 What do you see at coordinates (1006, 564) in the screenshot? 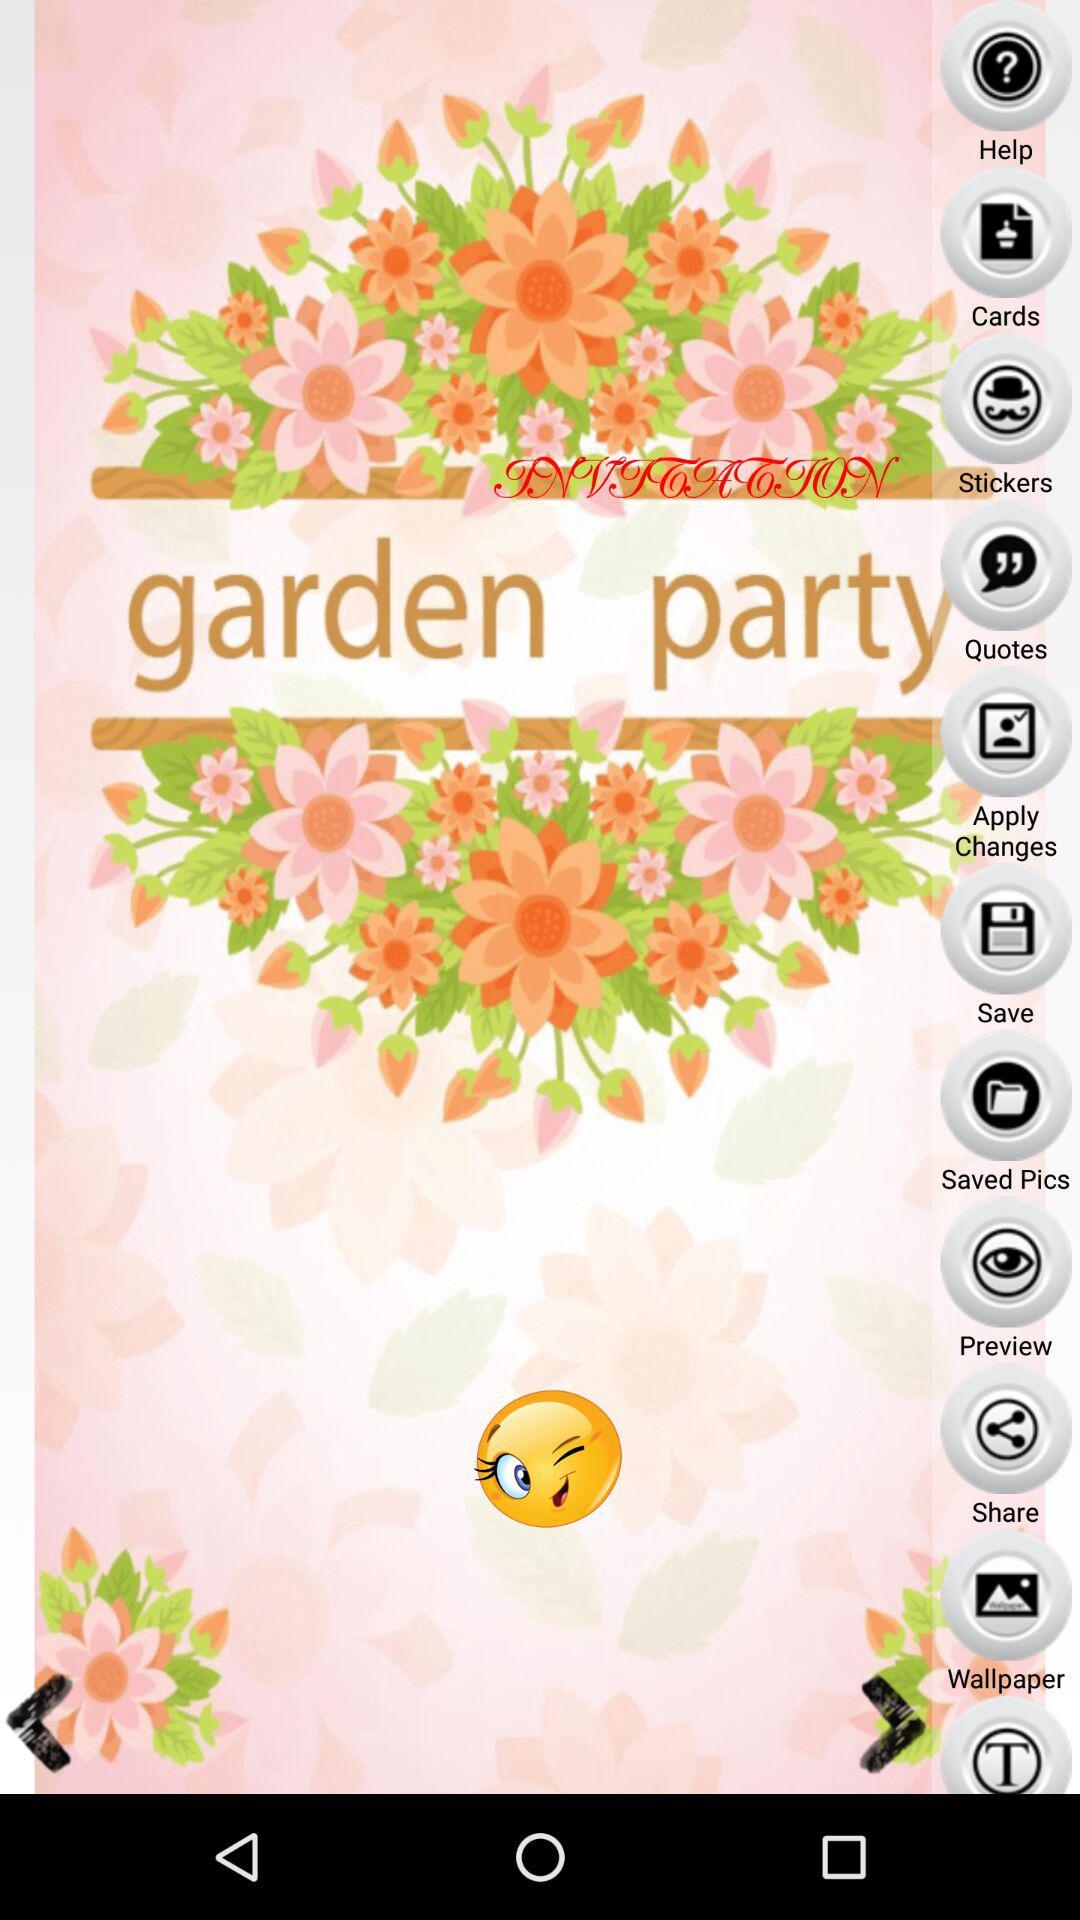
I see `app below the stickers icon` at bounding box center [1006, 564].